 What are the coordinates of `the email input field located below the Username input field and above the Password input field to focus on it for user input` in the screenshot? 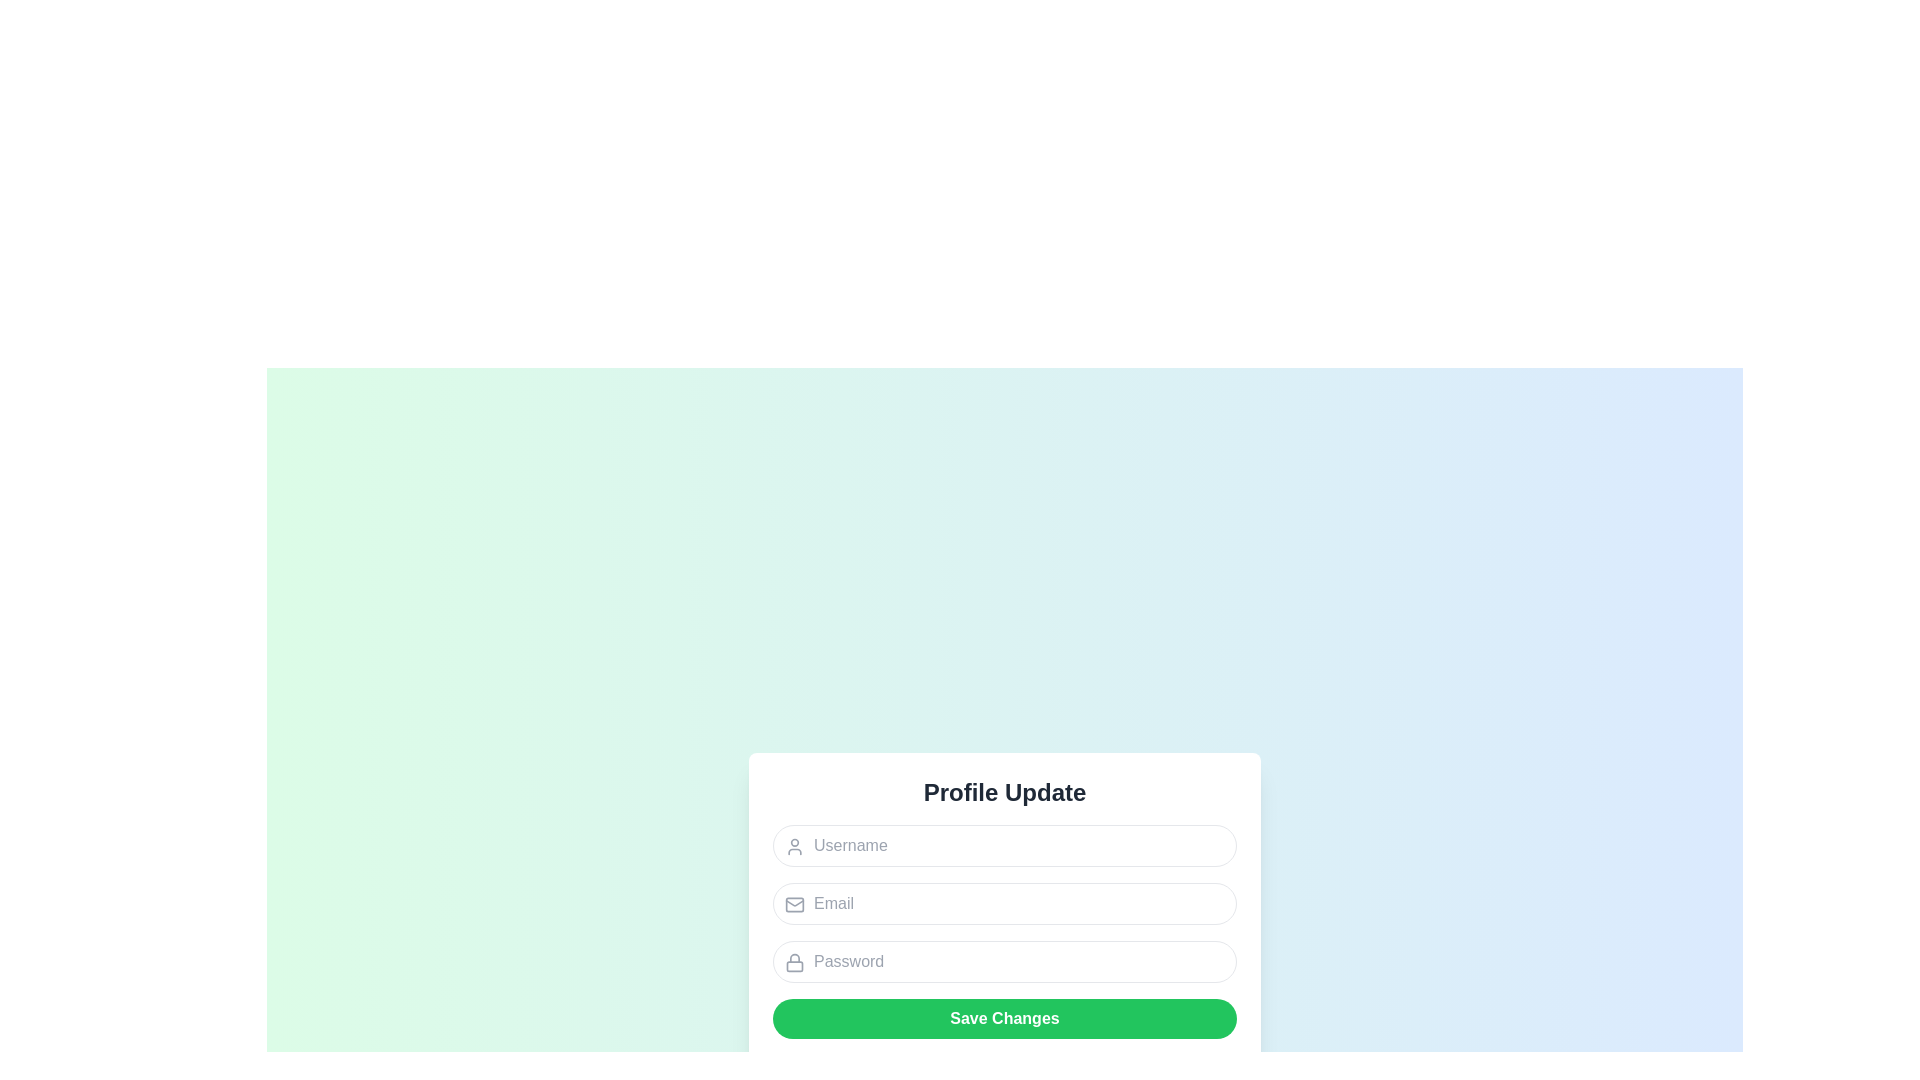 It's located at (1004, 907).